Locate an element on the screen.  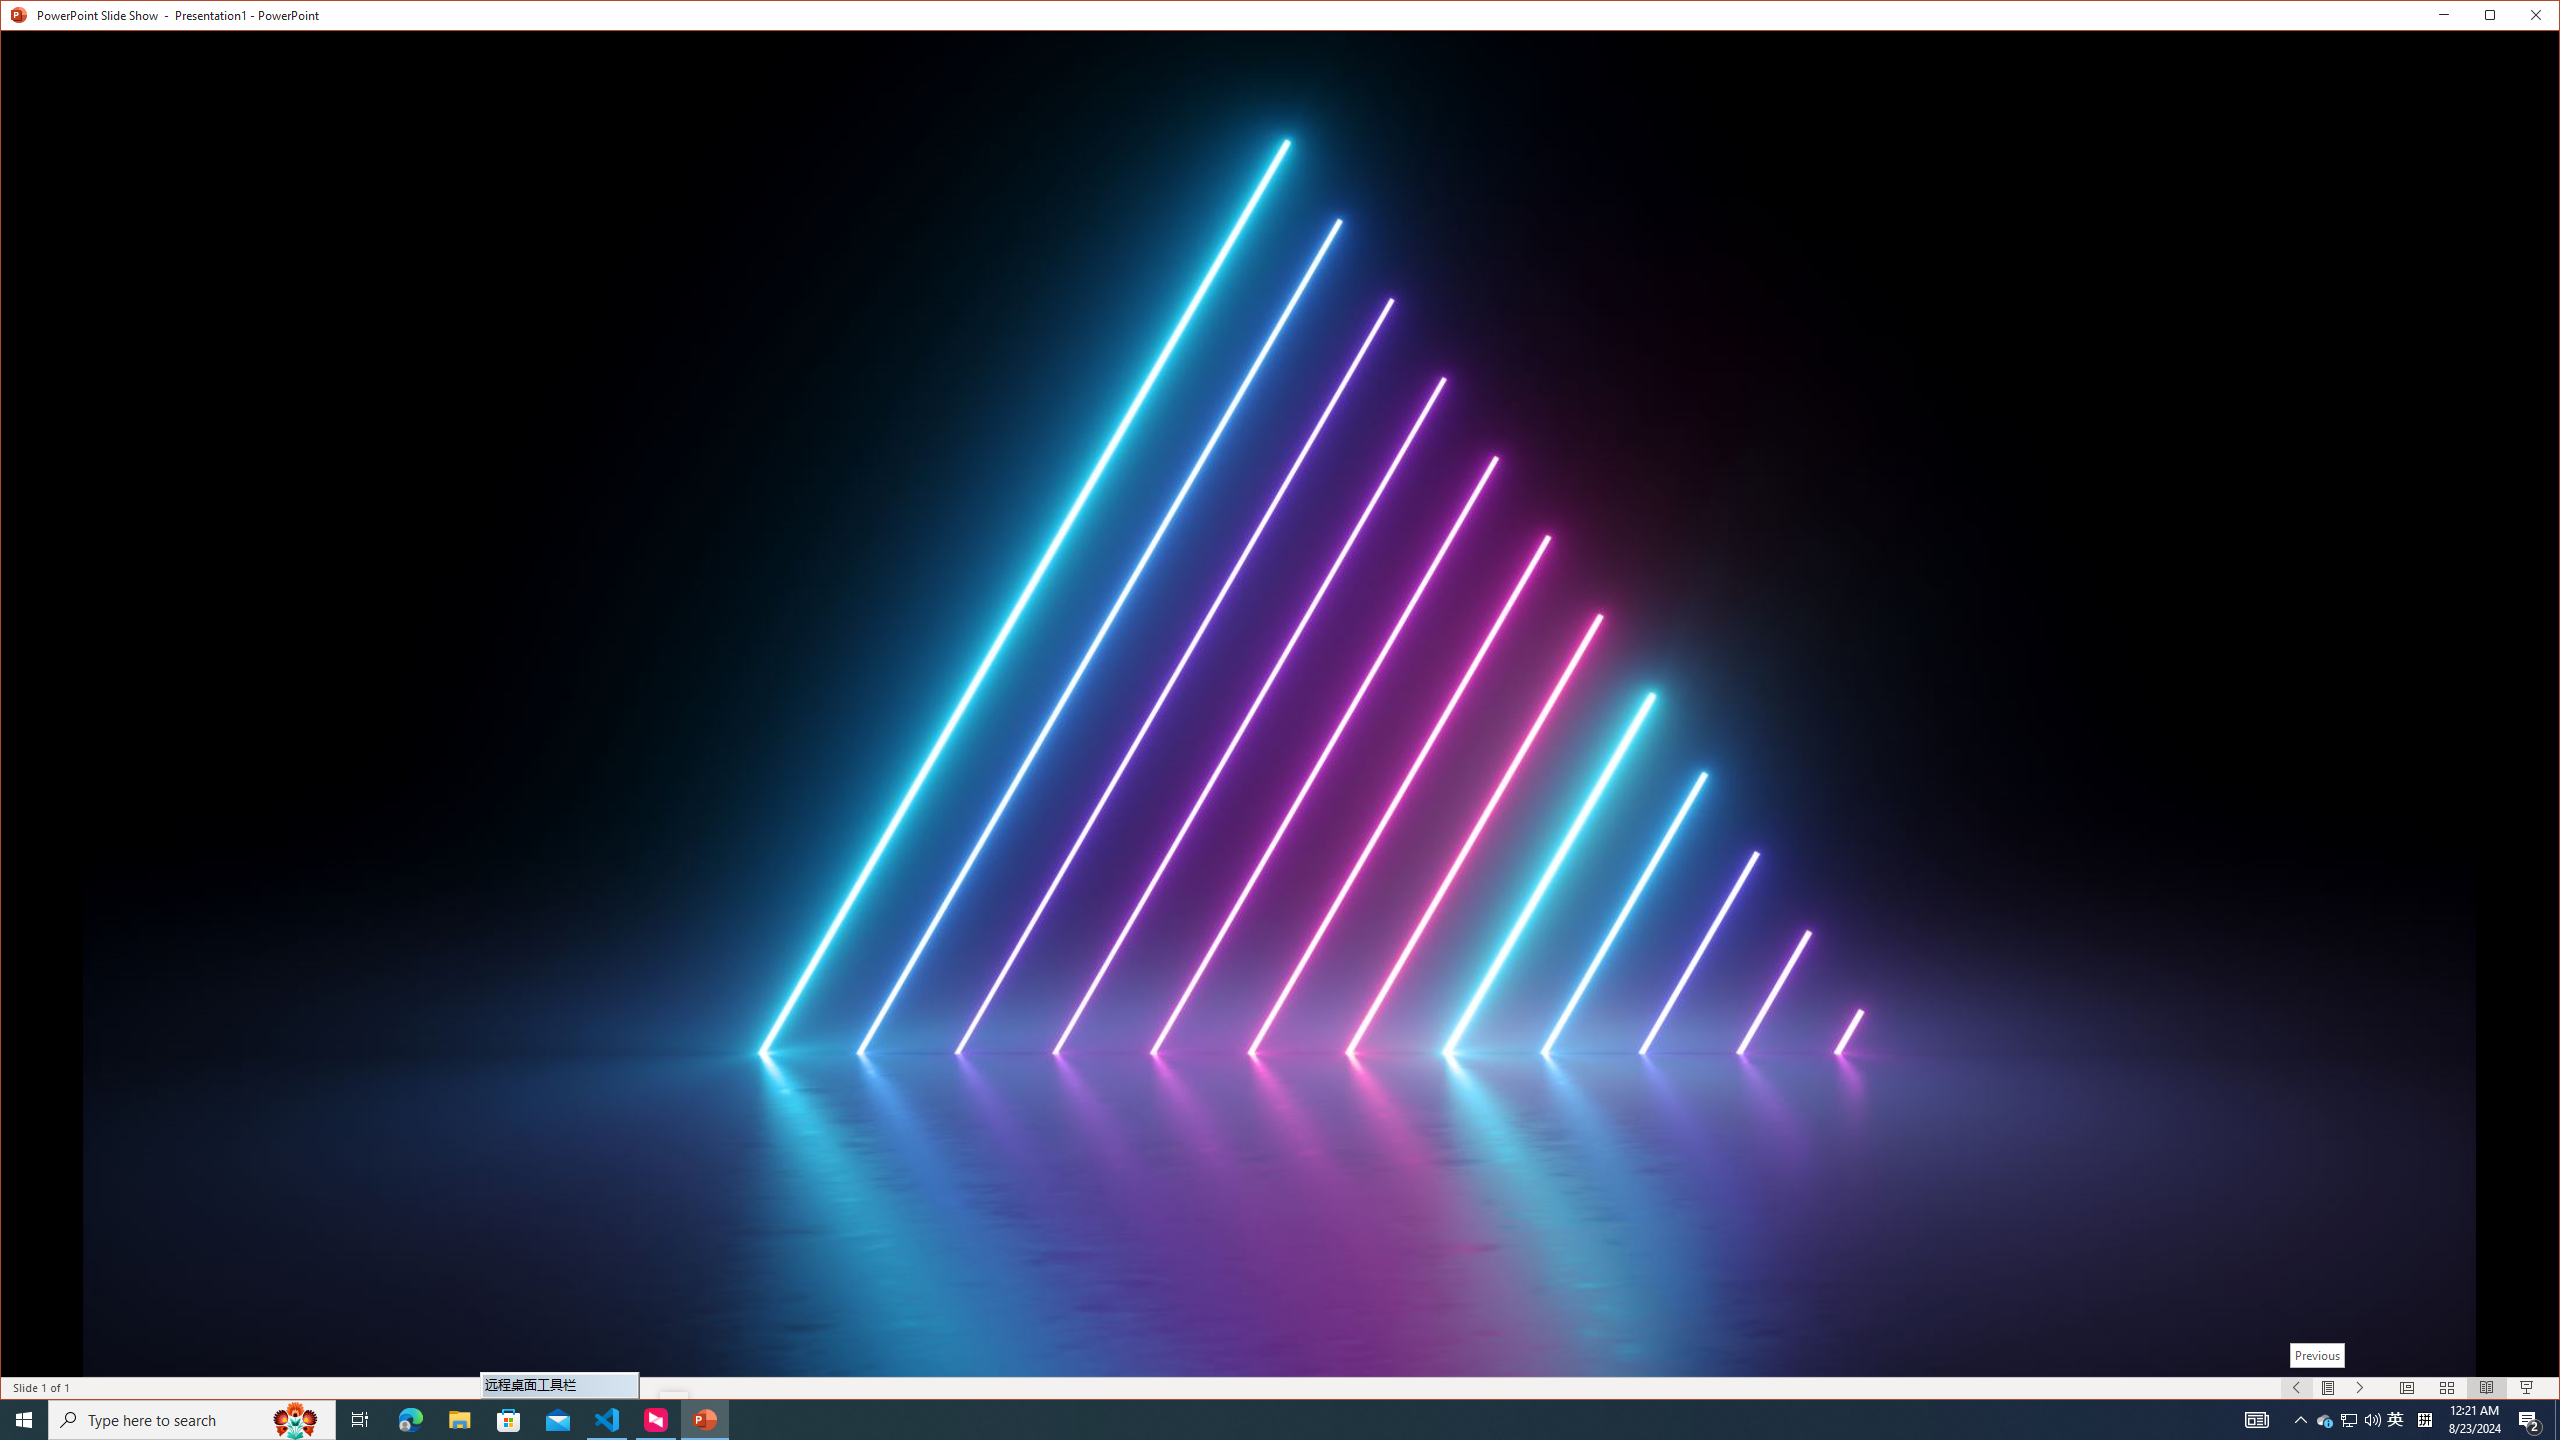
'Start' is located at coordinates (24, 1418).